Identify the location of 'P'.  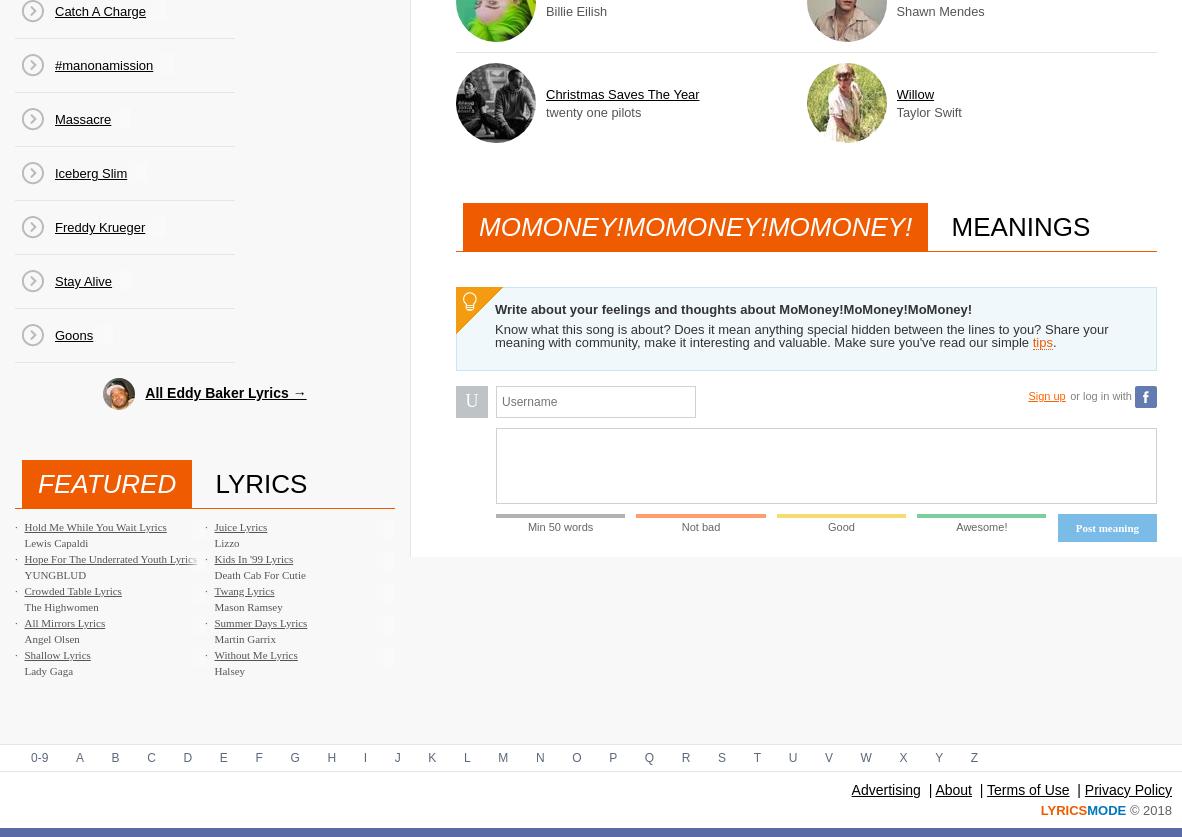
(611, 756).